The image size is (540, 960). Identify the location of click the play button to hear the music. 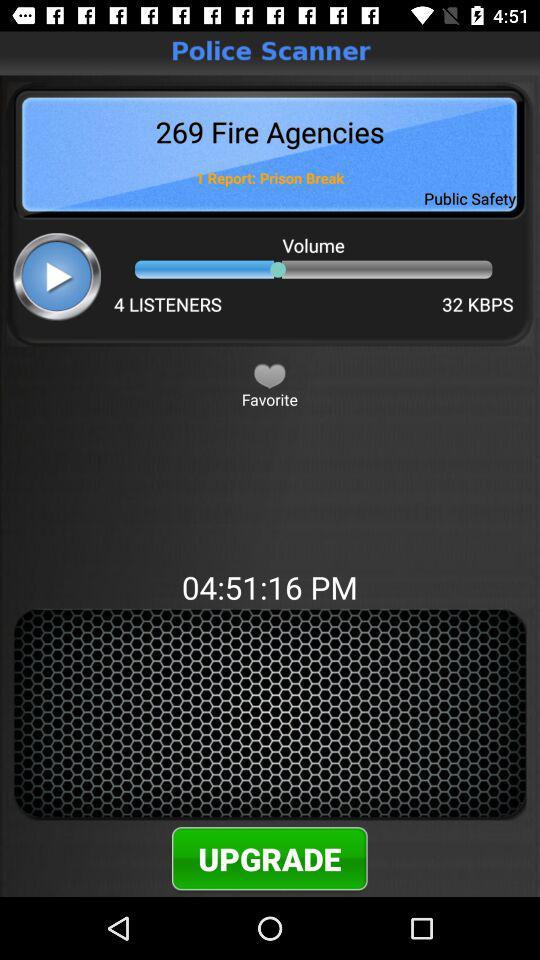
(57, 275).